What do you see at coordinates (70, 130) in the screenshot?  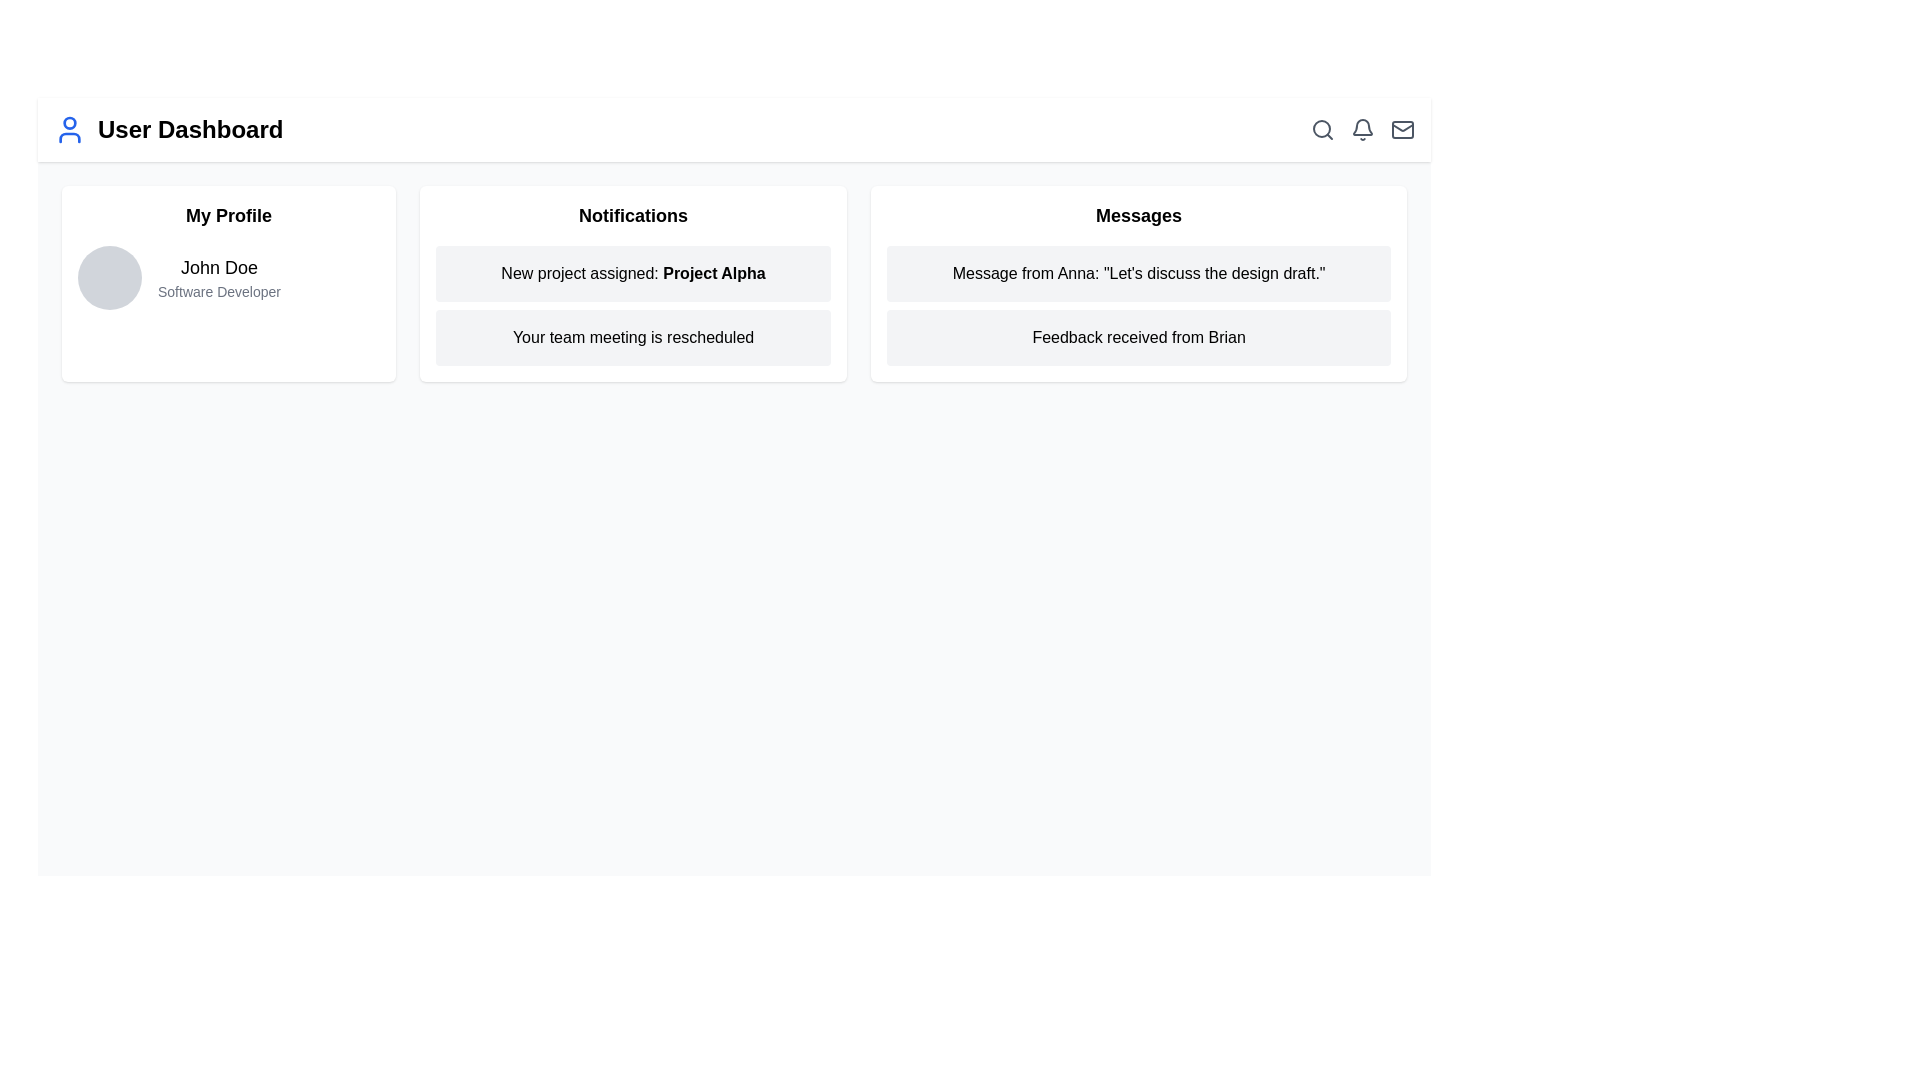 I see `the user profile icon located to the left of the 'User Dashboard' text in the header section` at bounding box center [70, 130].